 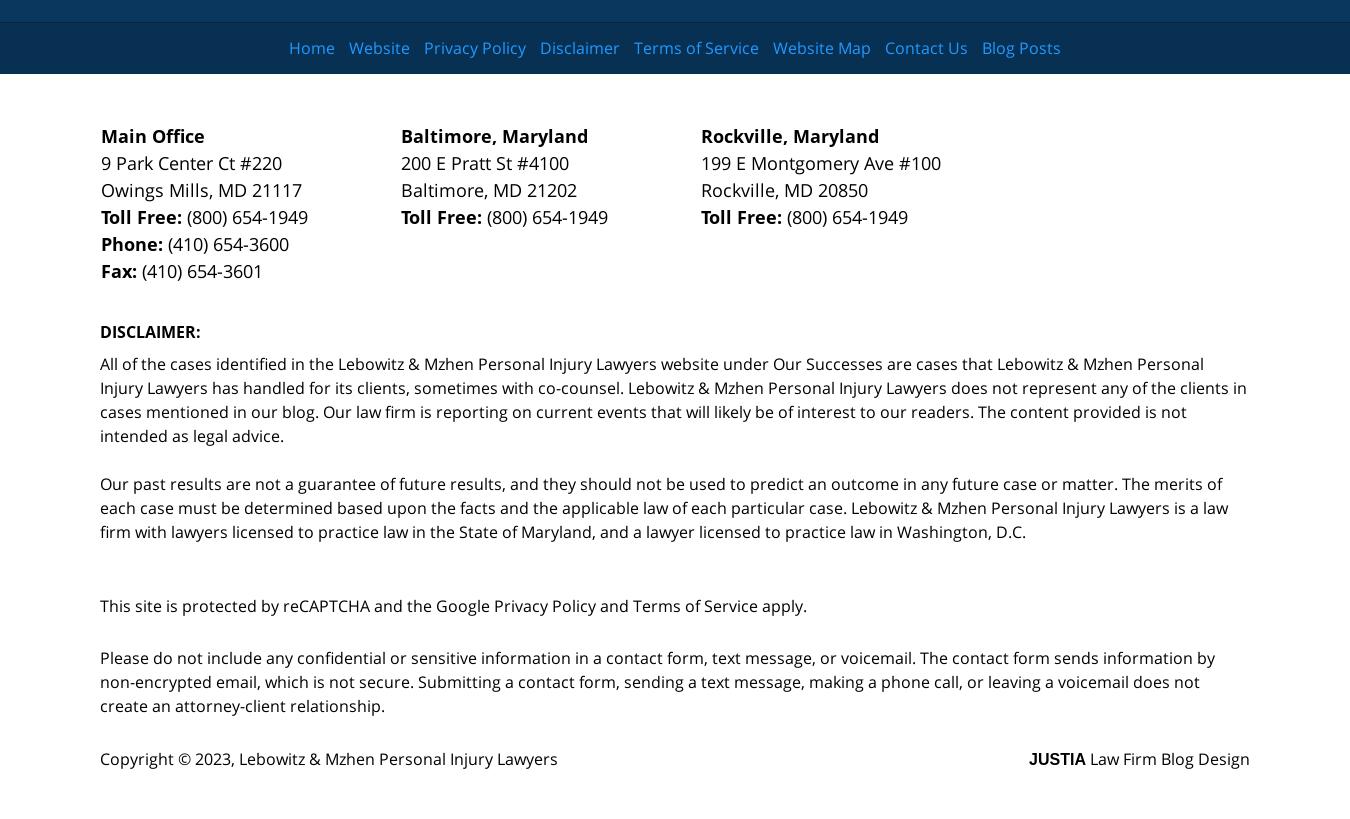 What do you see at coordinates (191, 160) in the screenshot?
I see `'9 Park Center Ct #220'` at bounding box center [191, 160].